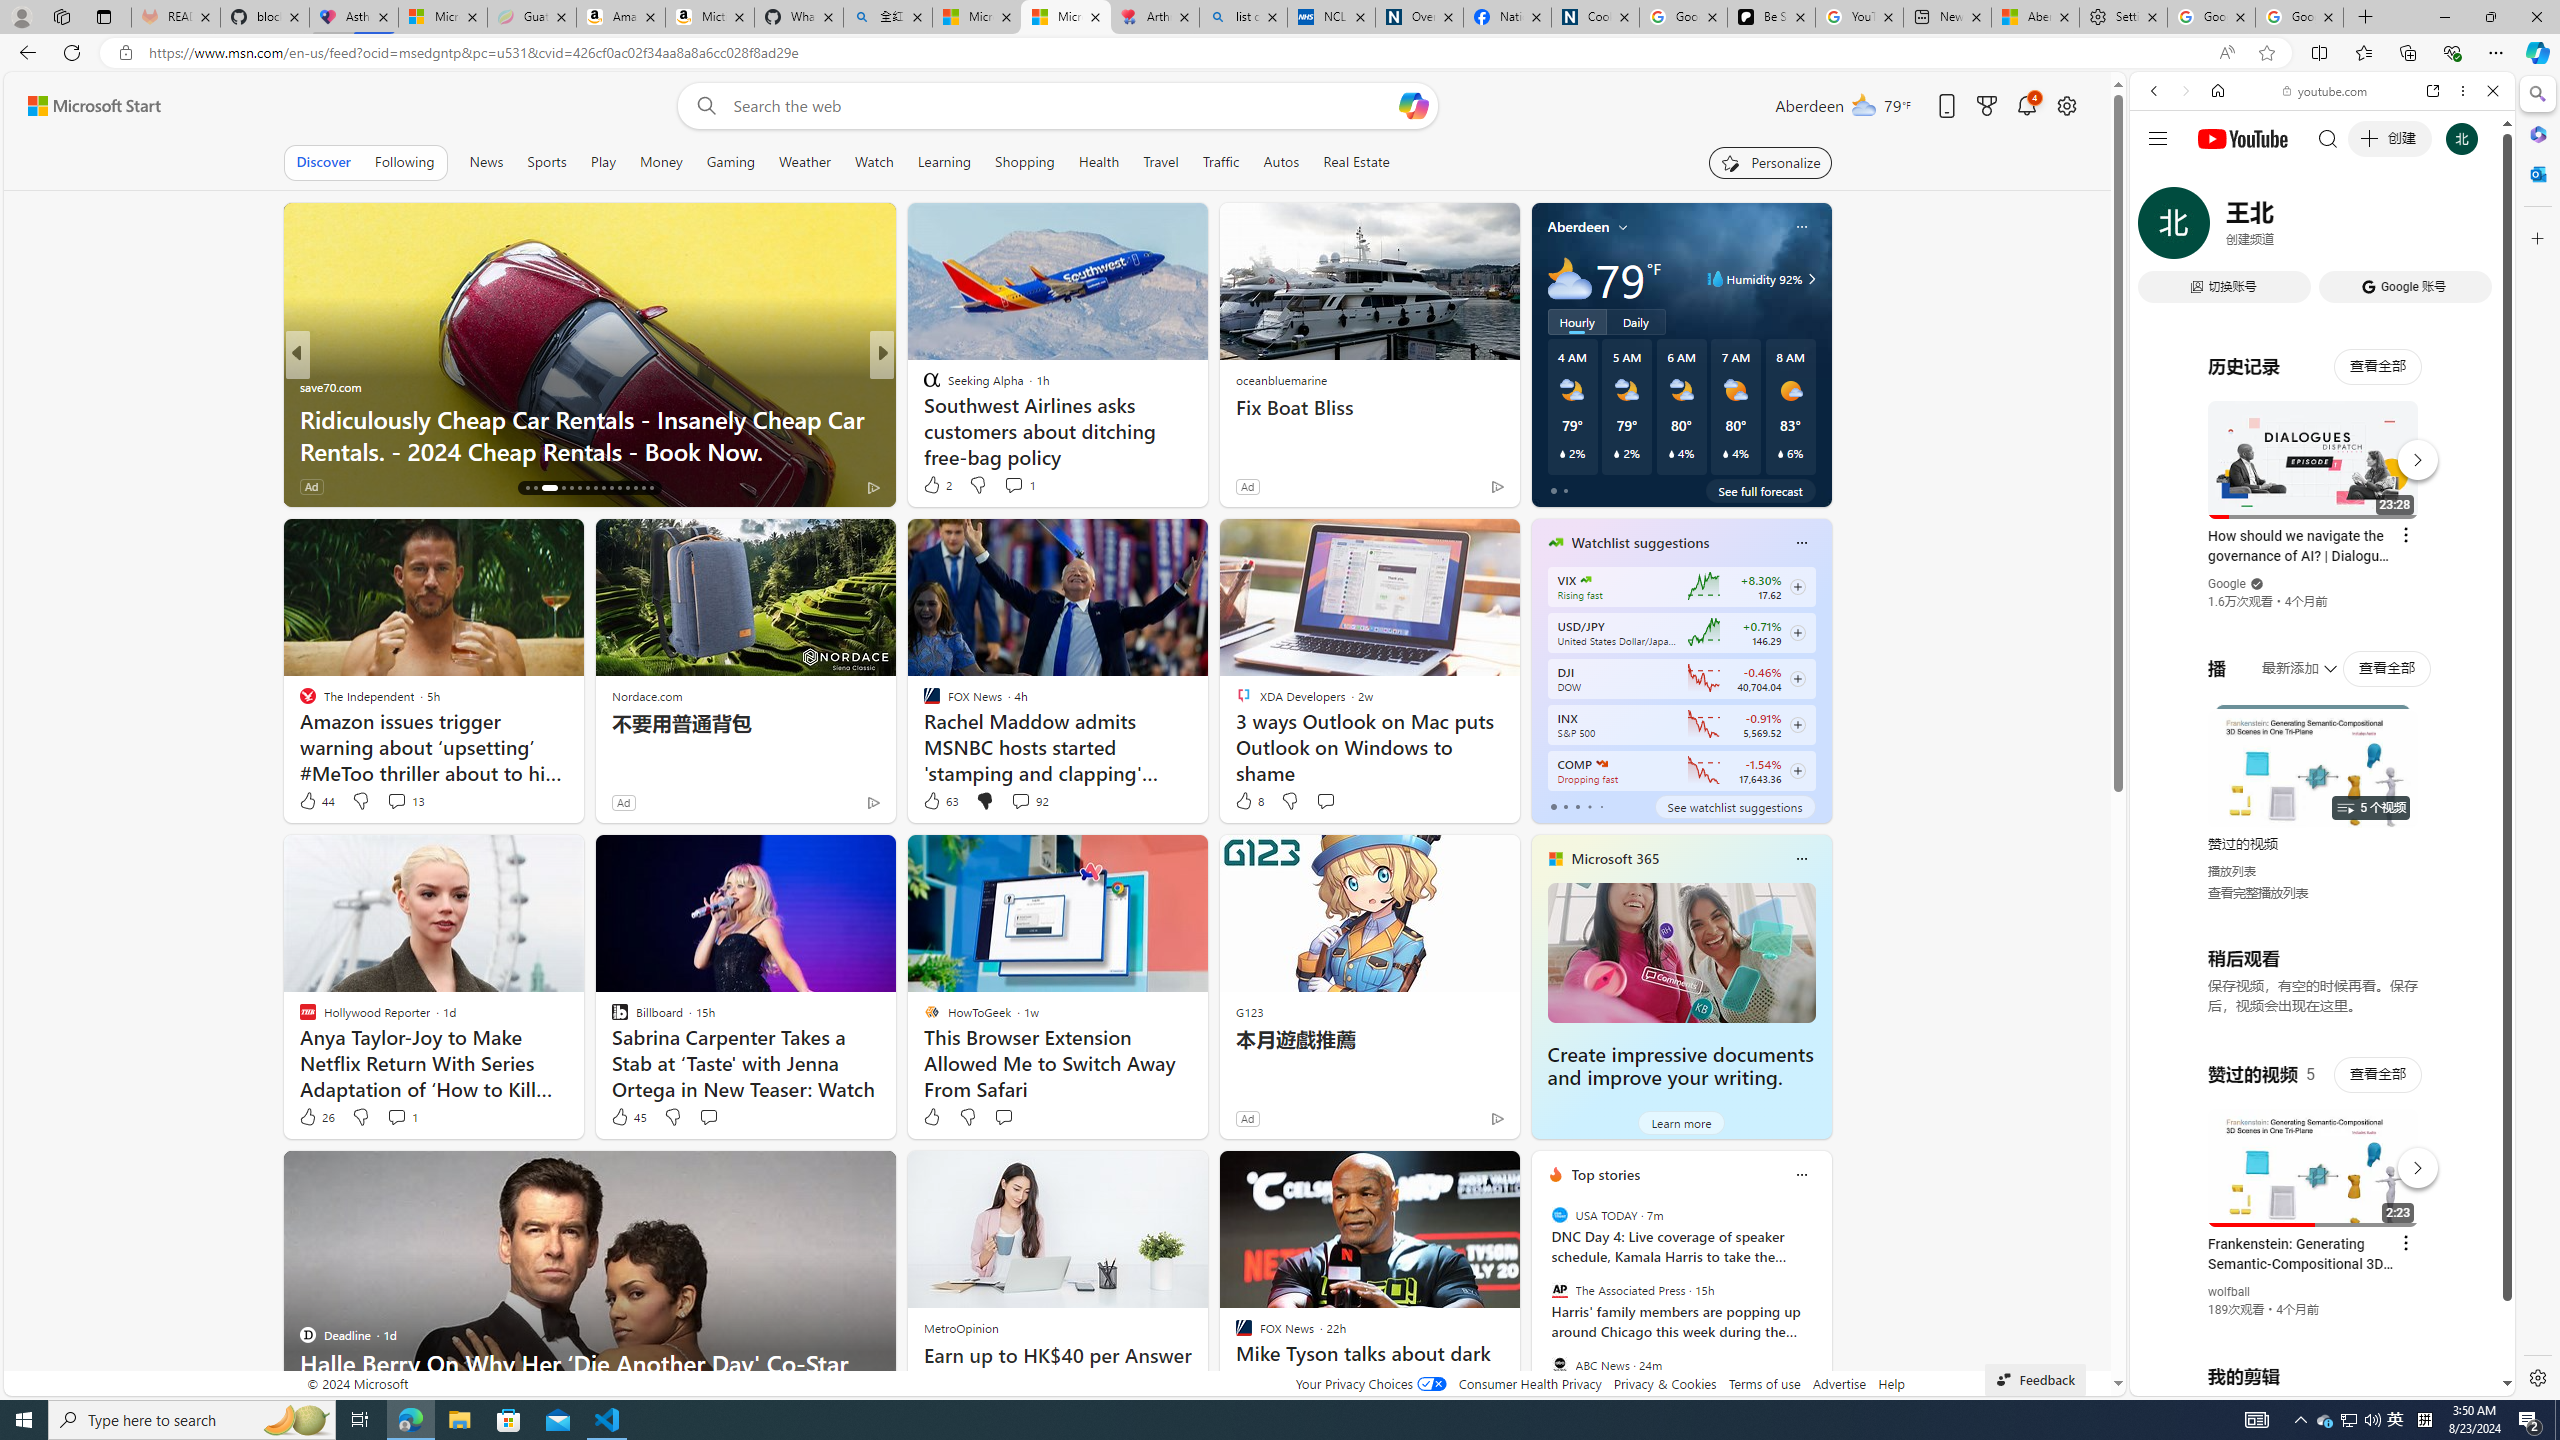  I want to click on 'Close Customize pane', so click(2535, 237).